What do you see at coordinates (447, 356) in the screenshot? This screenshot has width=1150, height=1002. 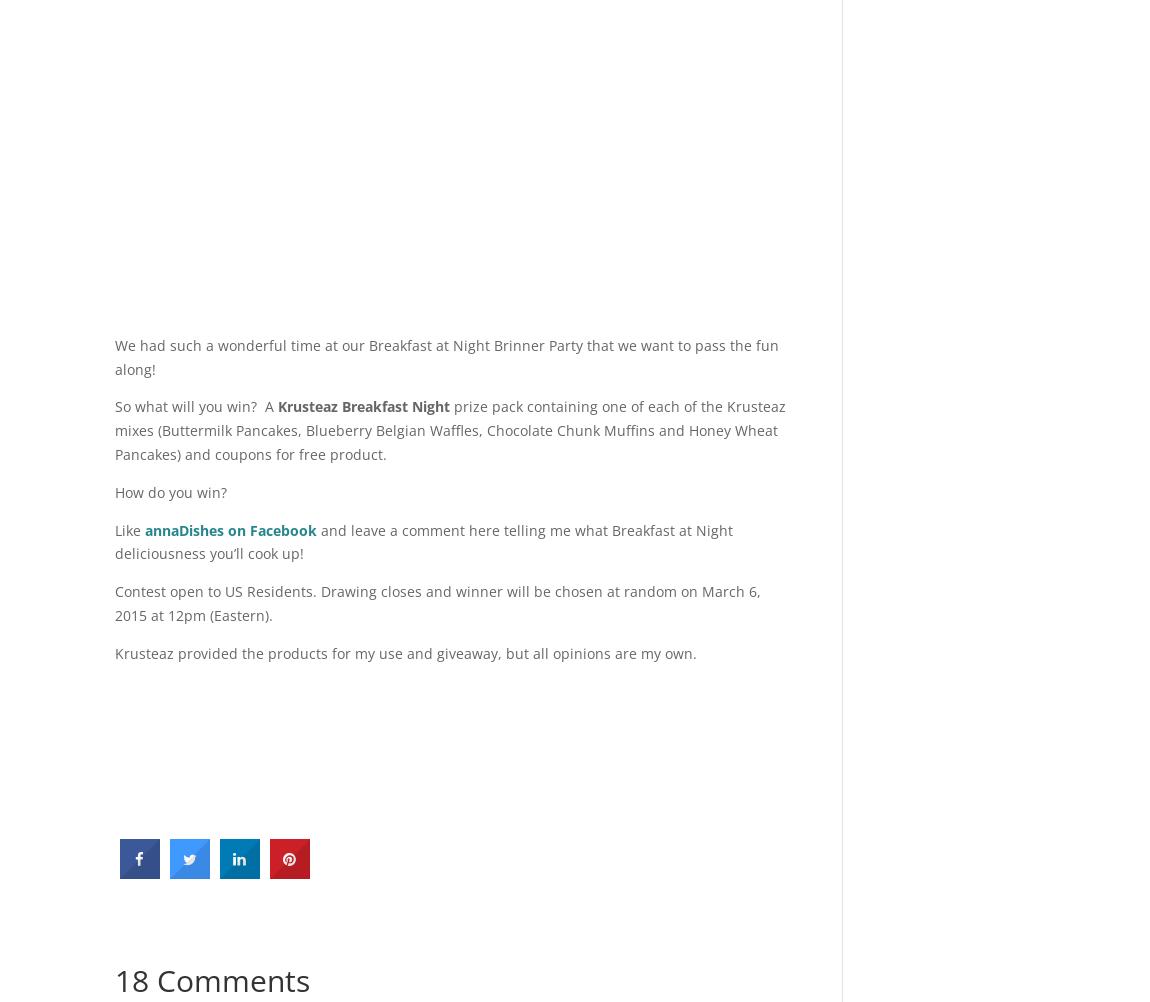 I see `'We had such a wonderful time at our Breakfast at Night Brinner Party that we want to pass the fun along!'` at bounding box center [447, 356].